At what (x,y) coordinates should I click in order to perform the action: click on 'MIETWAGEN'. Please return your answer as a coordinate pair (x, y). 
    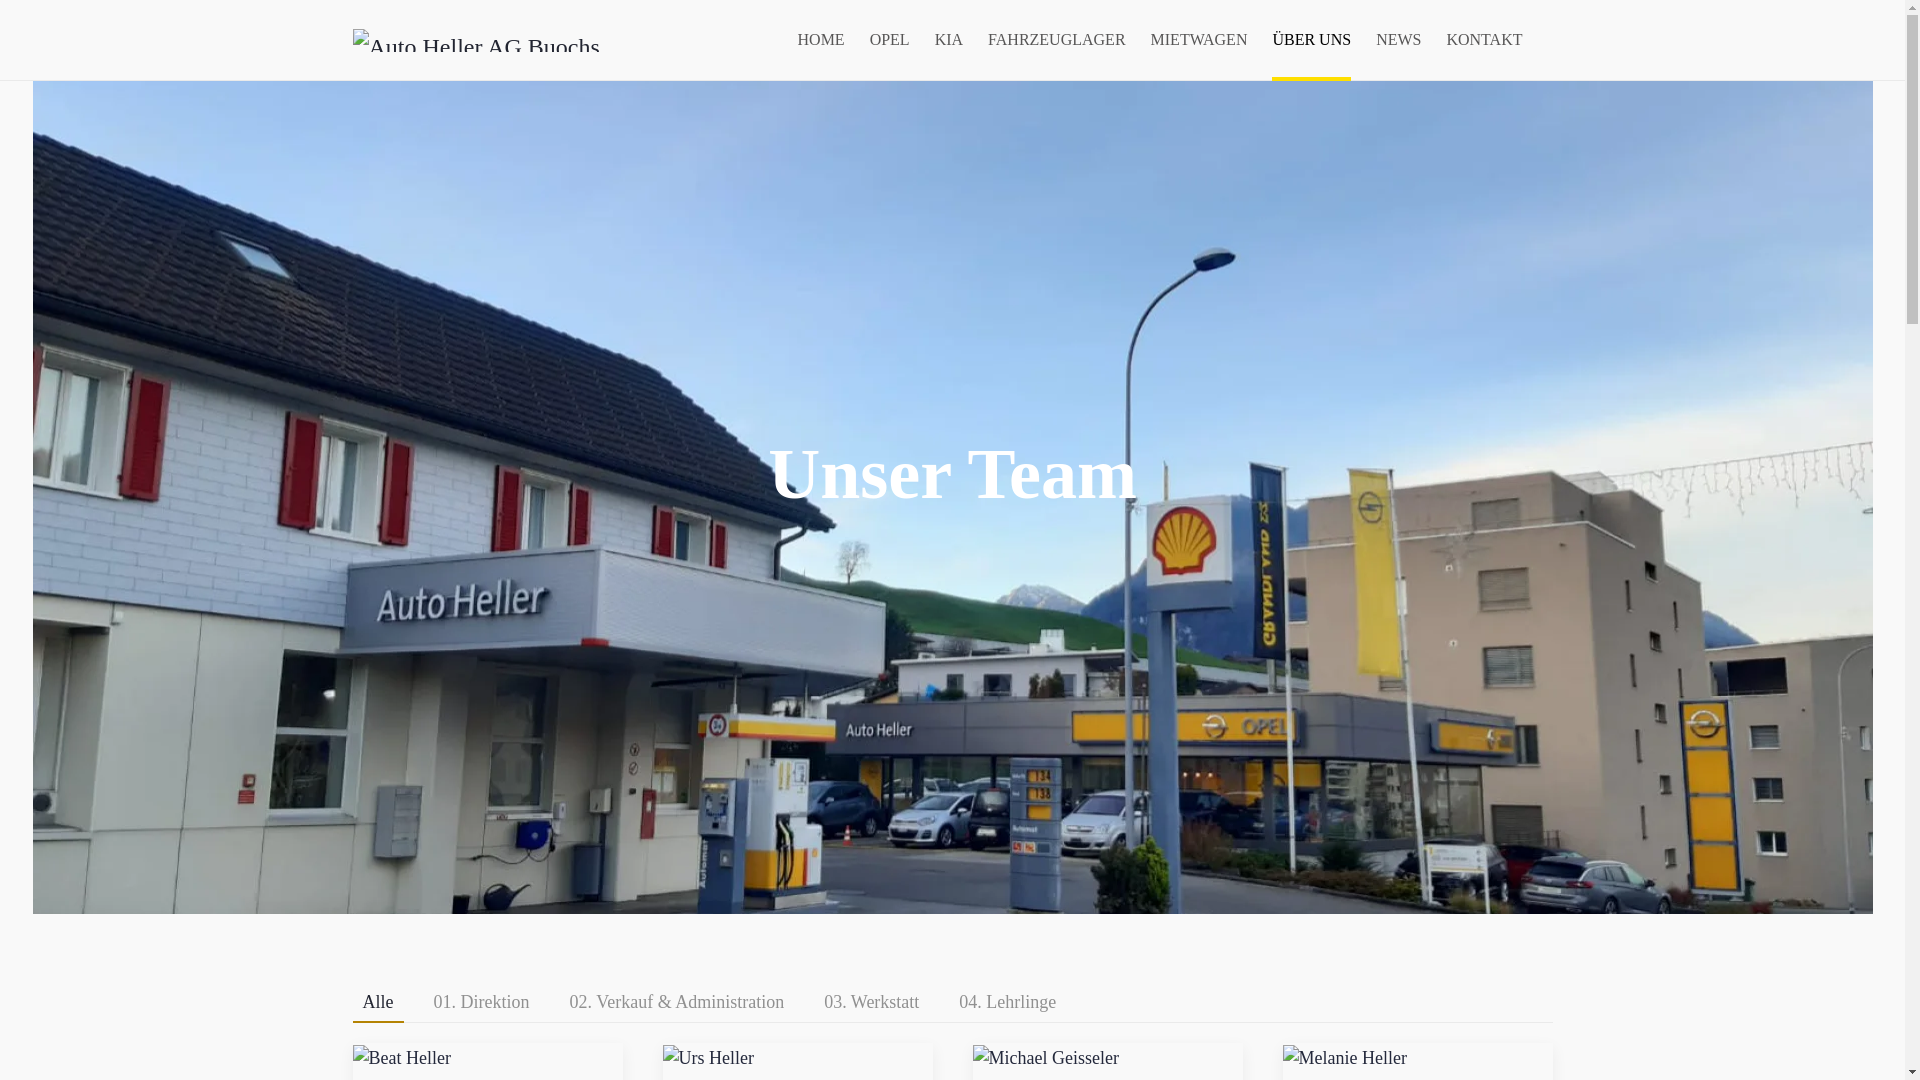
    Looking at the image, I should click on (1151, 39).